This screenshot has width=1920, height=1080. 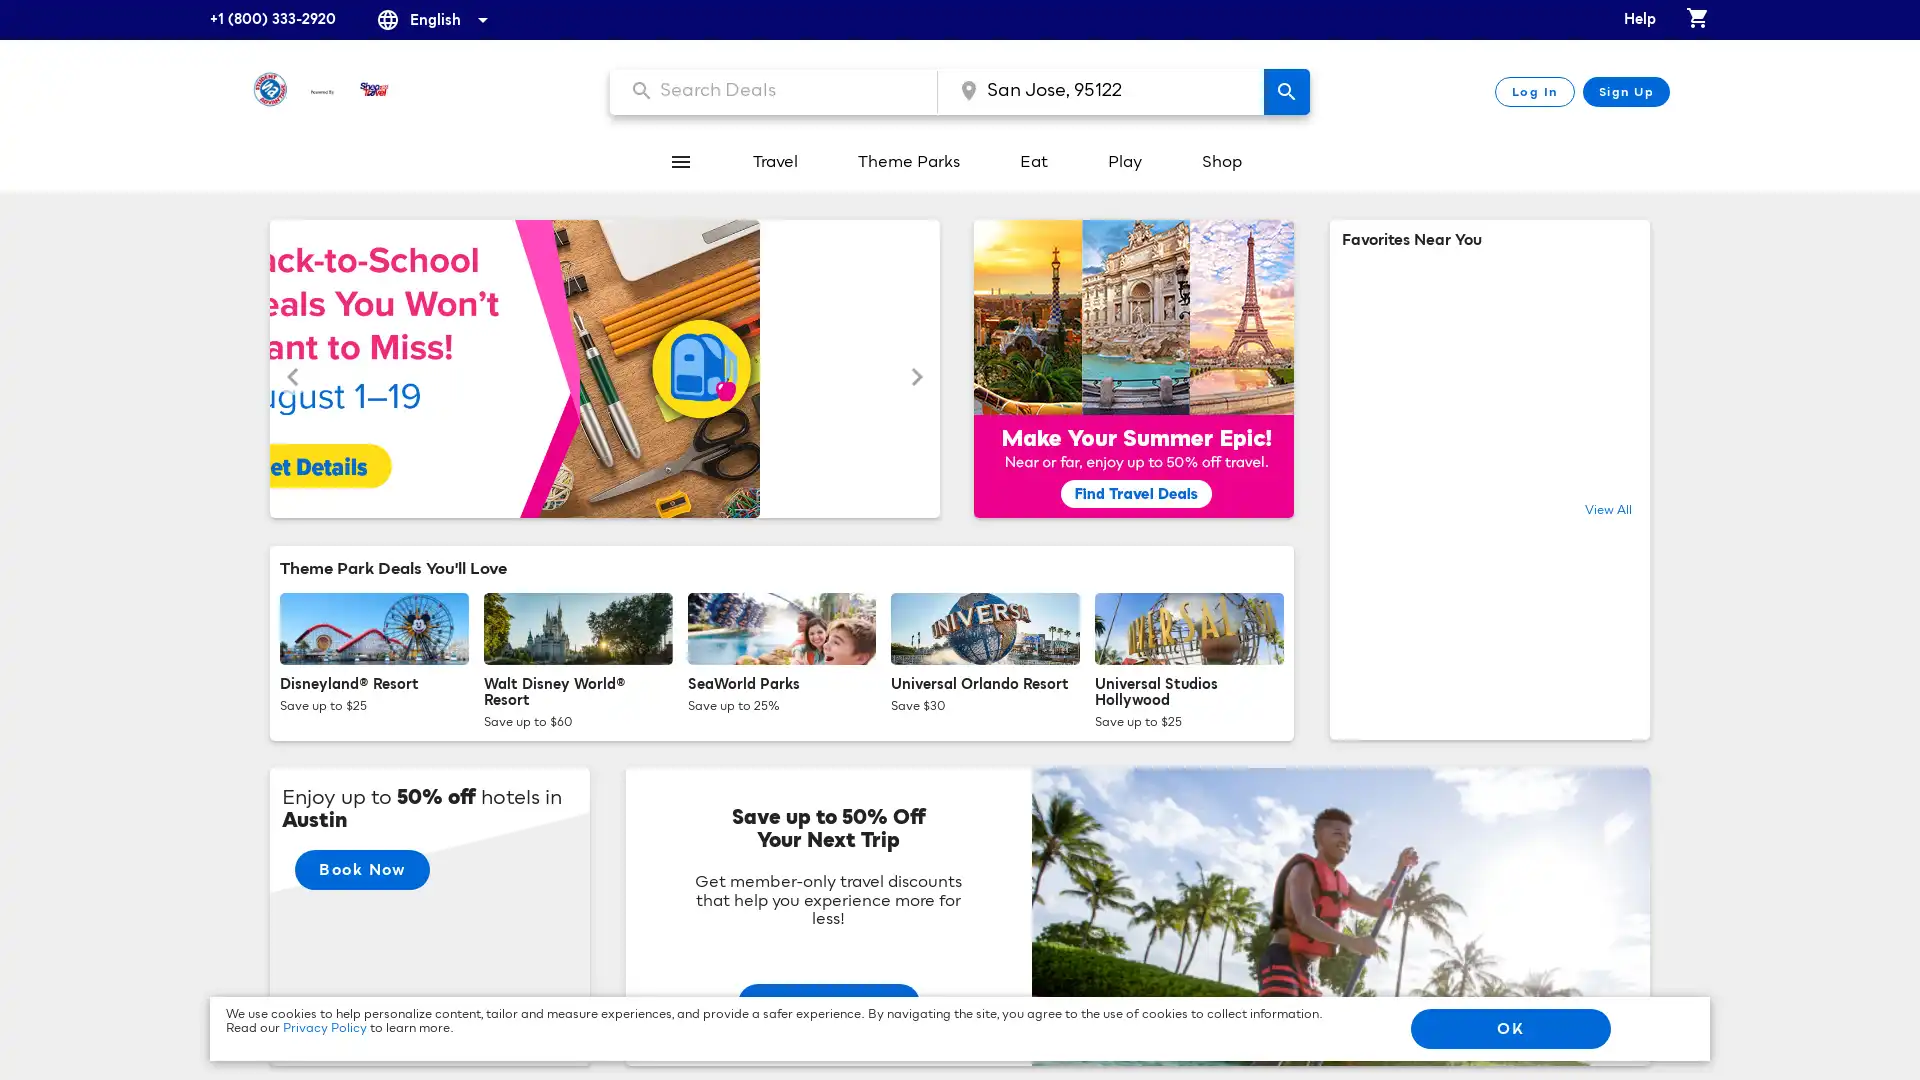 I want to click on Shop, so click(x=1219, y=167).